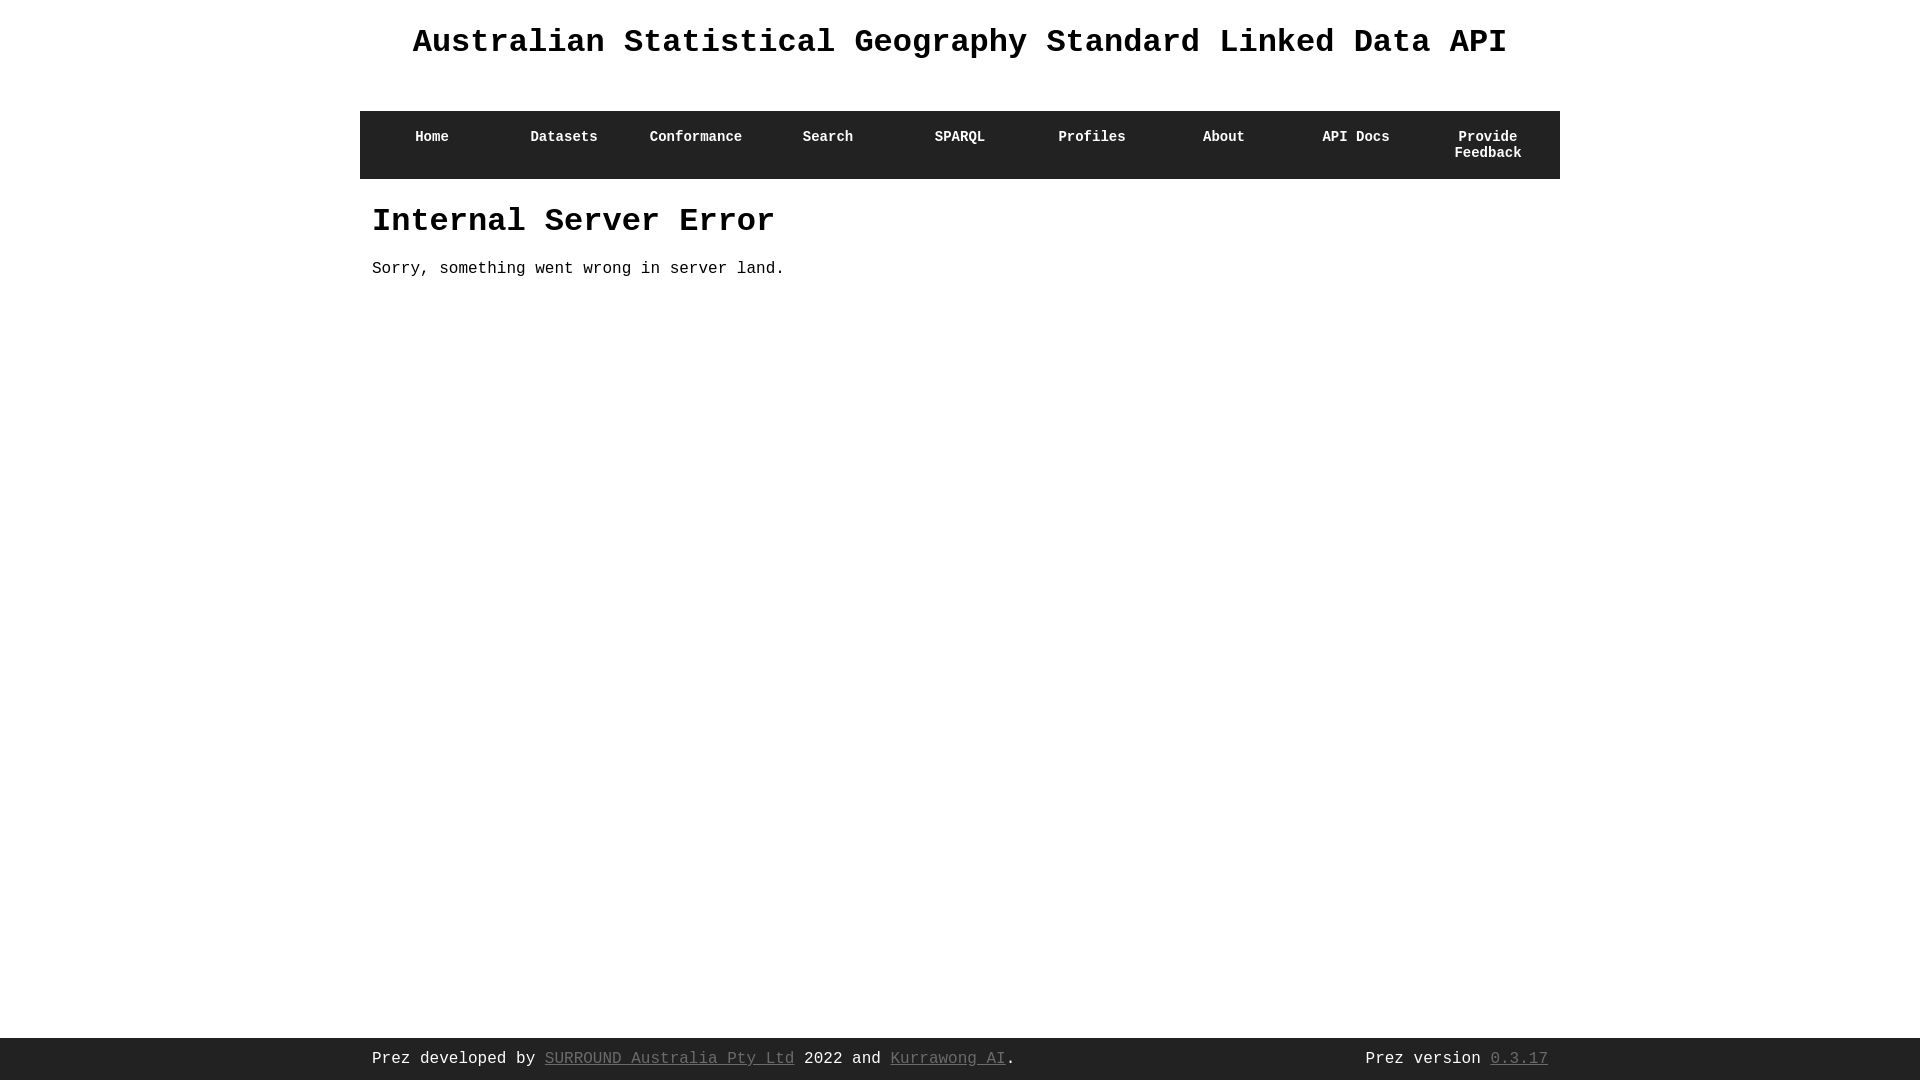 The height and width of the screenshot is (1080, 1920). Describe the element at coordinates (1032, 144) in the screenshot. I see `'Profiles'` at that location.